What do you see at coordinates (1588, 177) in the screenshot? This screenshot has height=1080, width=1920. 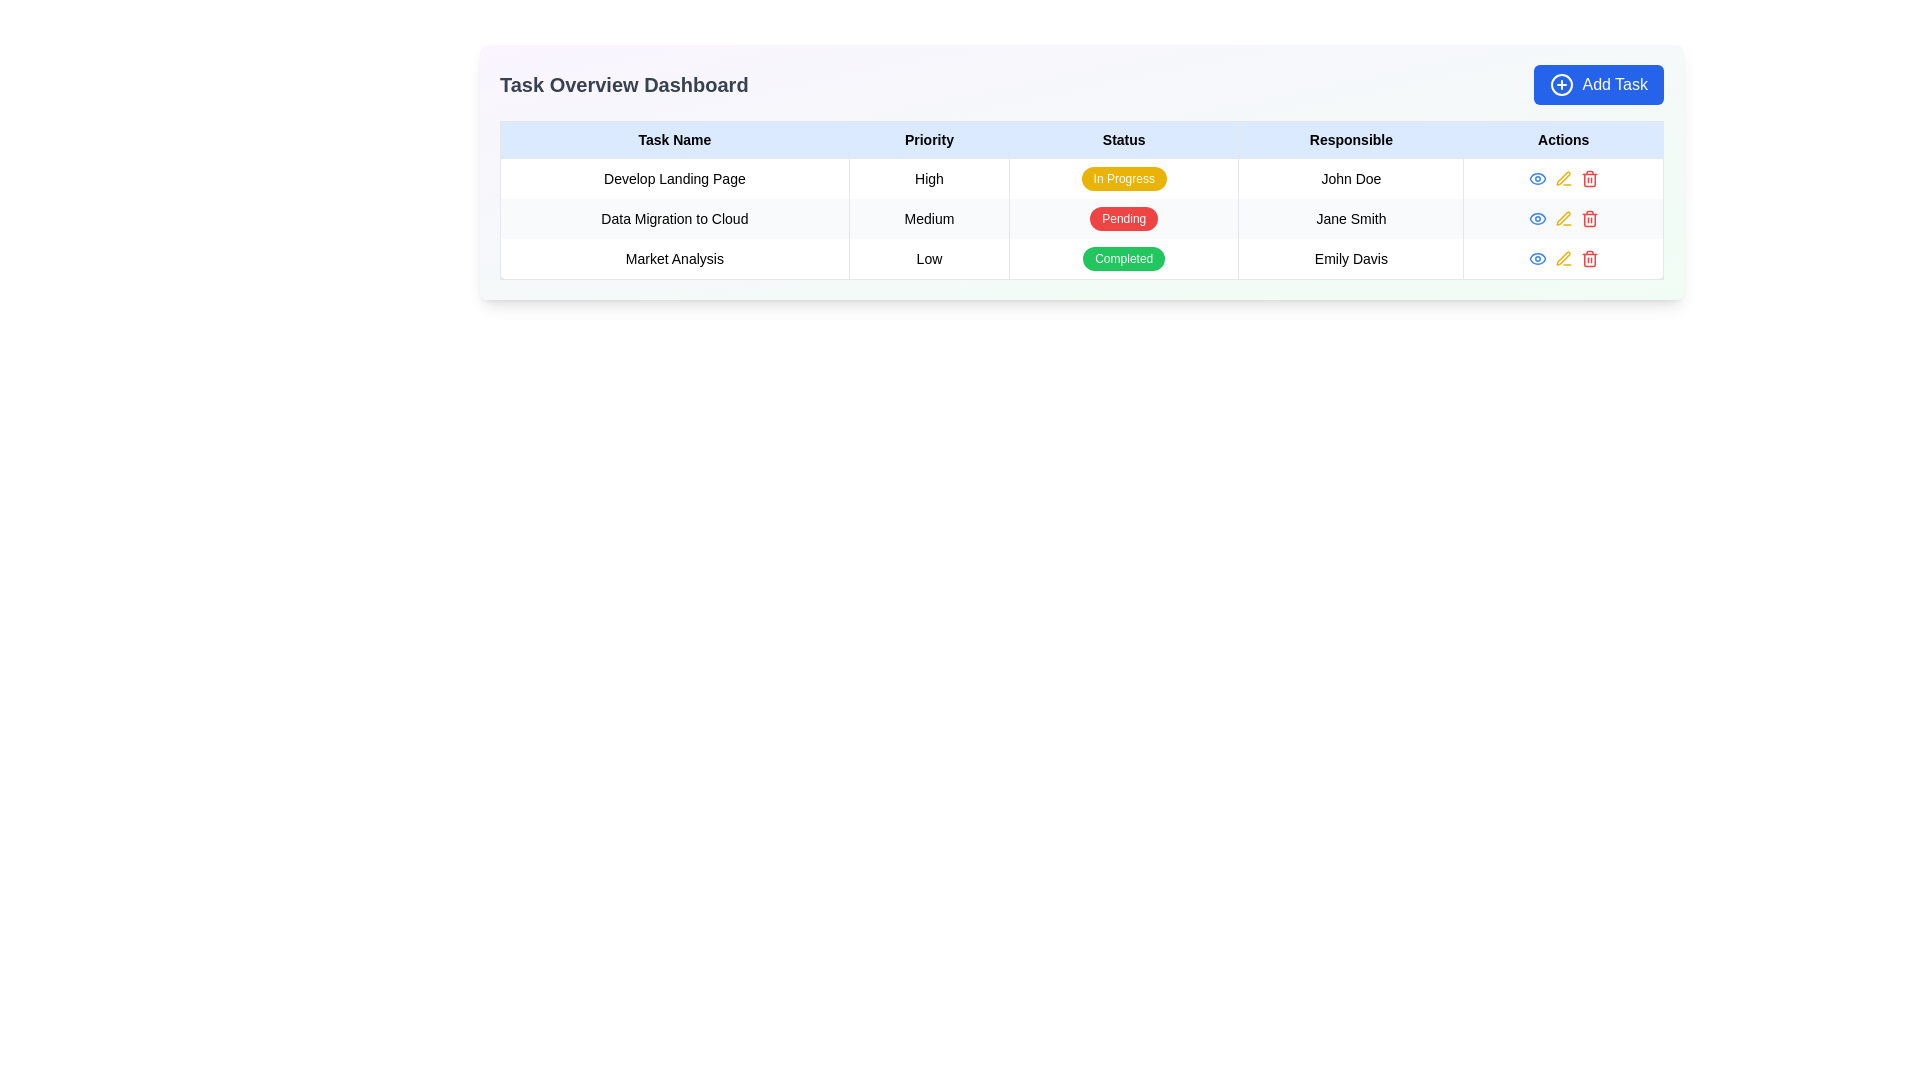 I see `the red trash icon button located in the action column of the third task row` at bounding box center [1588, 177].